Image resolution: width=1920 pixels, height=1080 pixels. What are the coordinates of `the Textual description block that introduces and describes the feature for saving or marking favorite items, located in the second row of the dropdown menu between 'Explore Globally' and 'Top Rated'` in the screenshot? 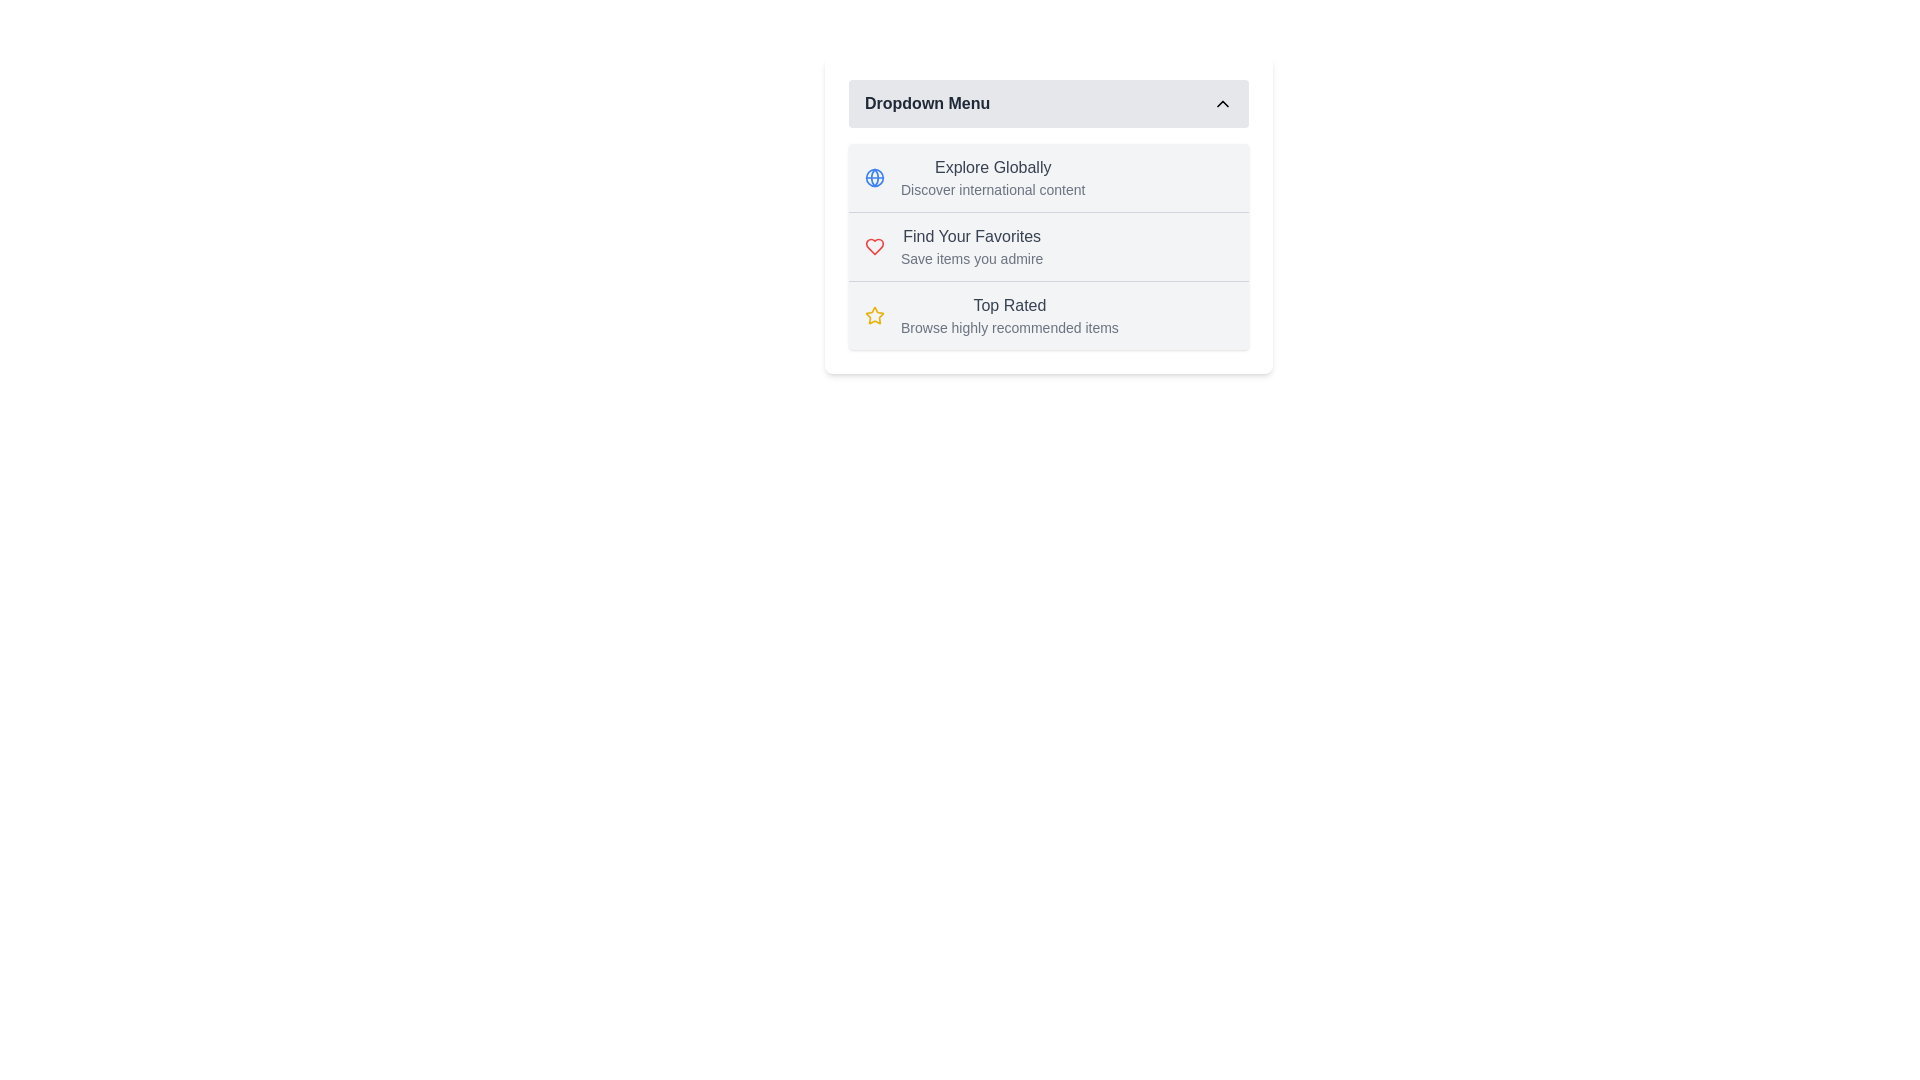 It's located at (971, 245).